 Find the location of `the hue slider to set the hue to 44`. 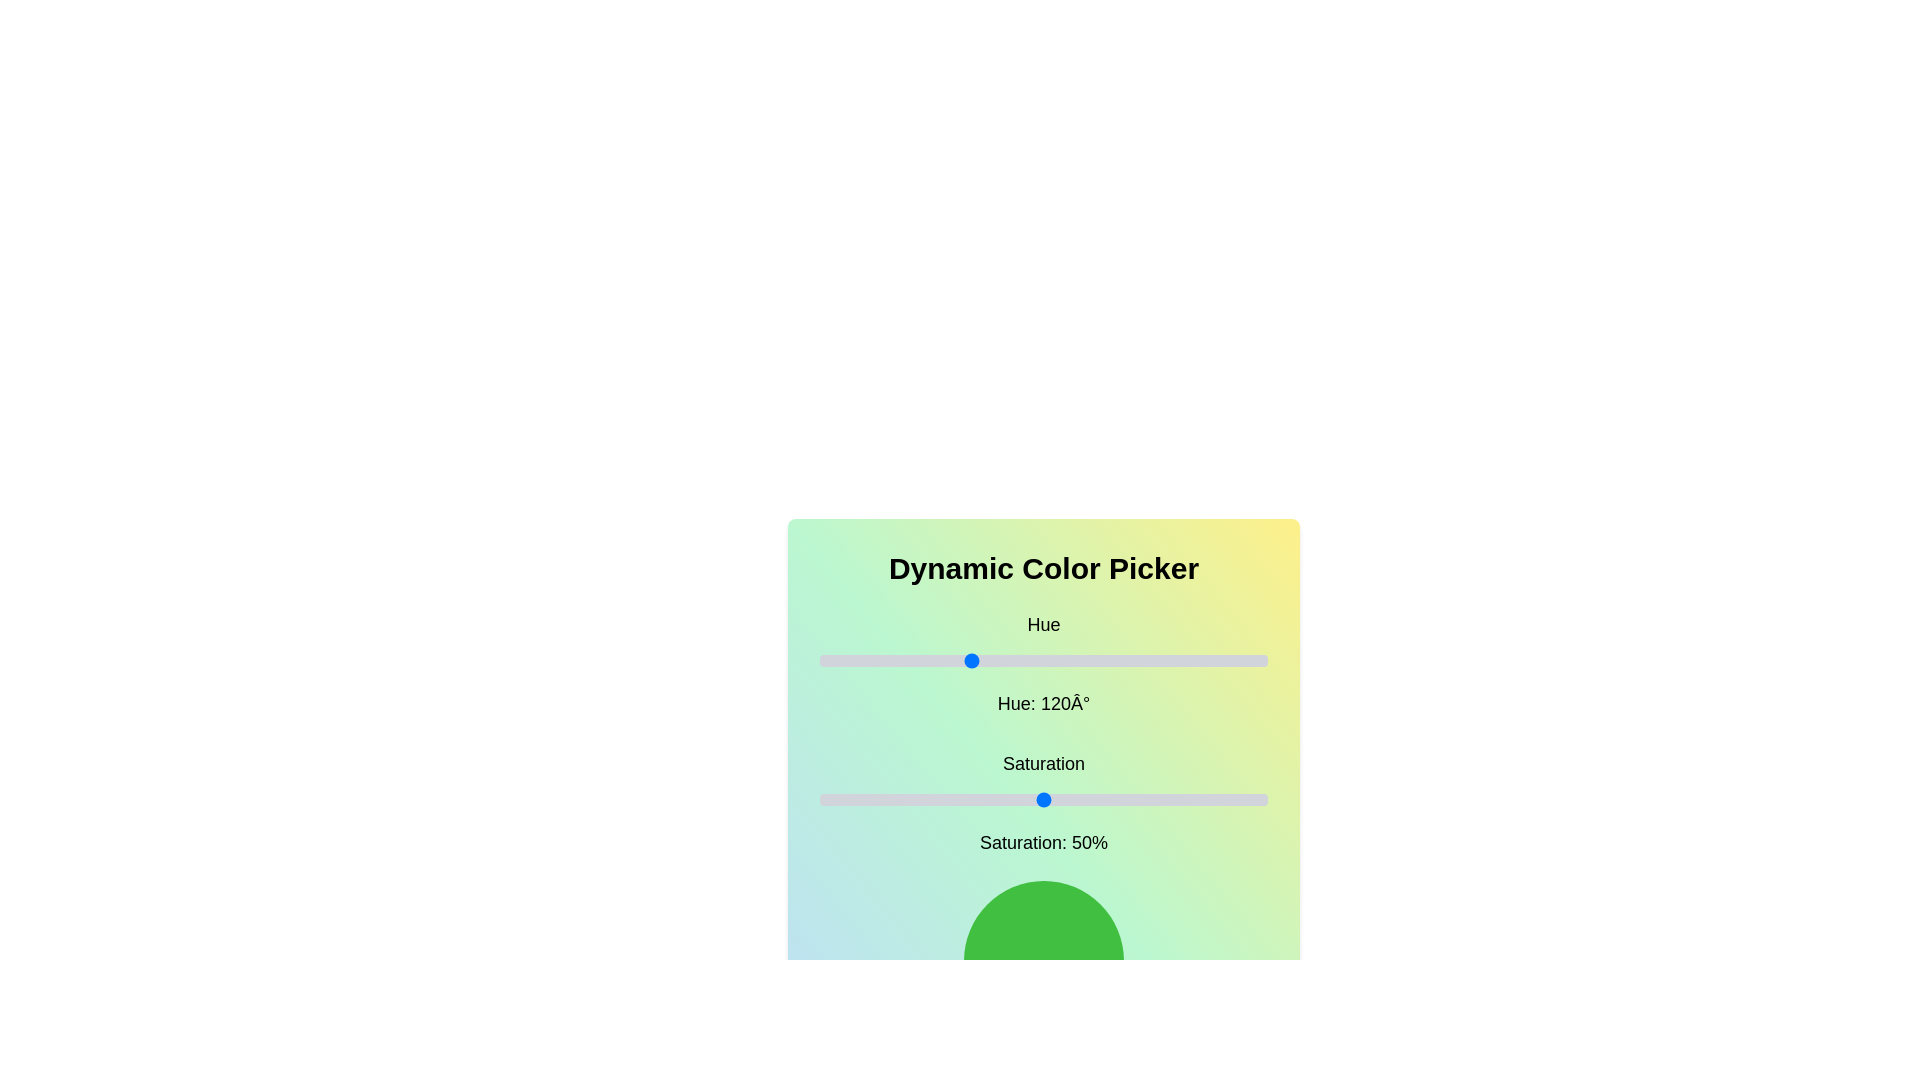

the hue slider to set the hue to 44 is located at coordinates (874, 660).